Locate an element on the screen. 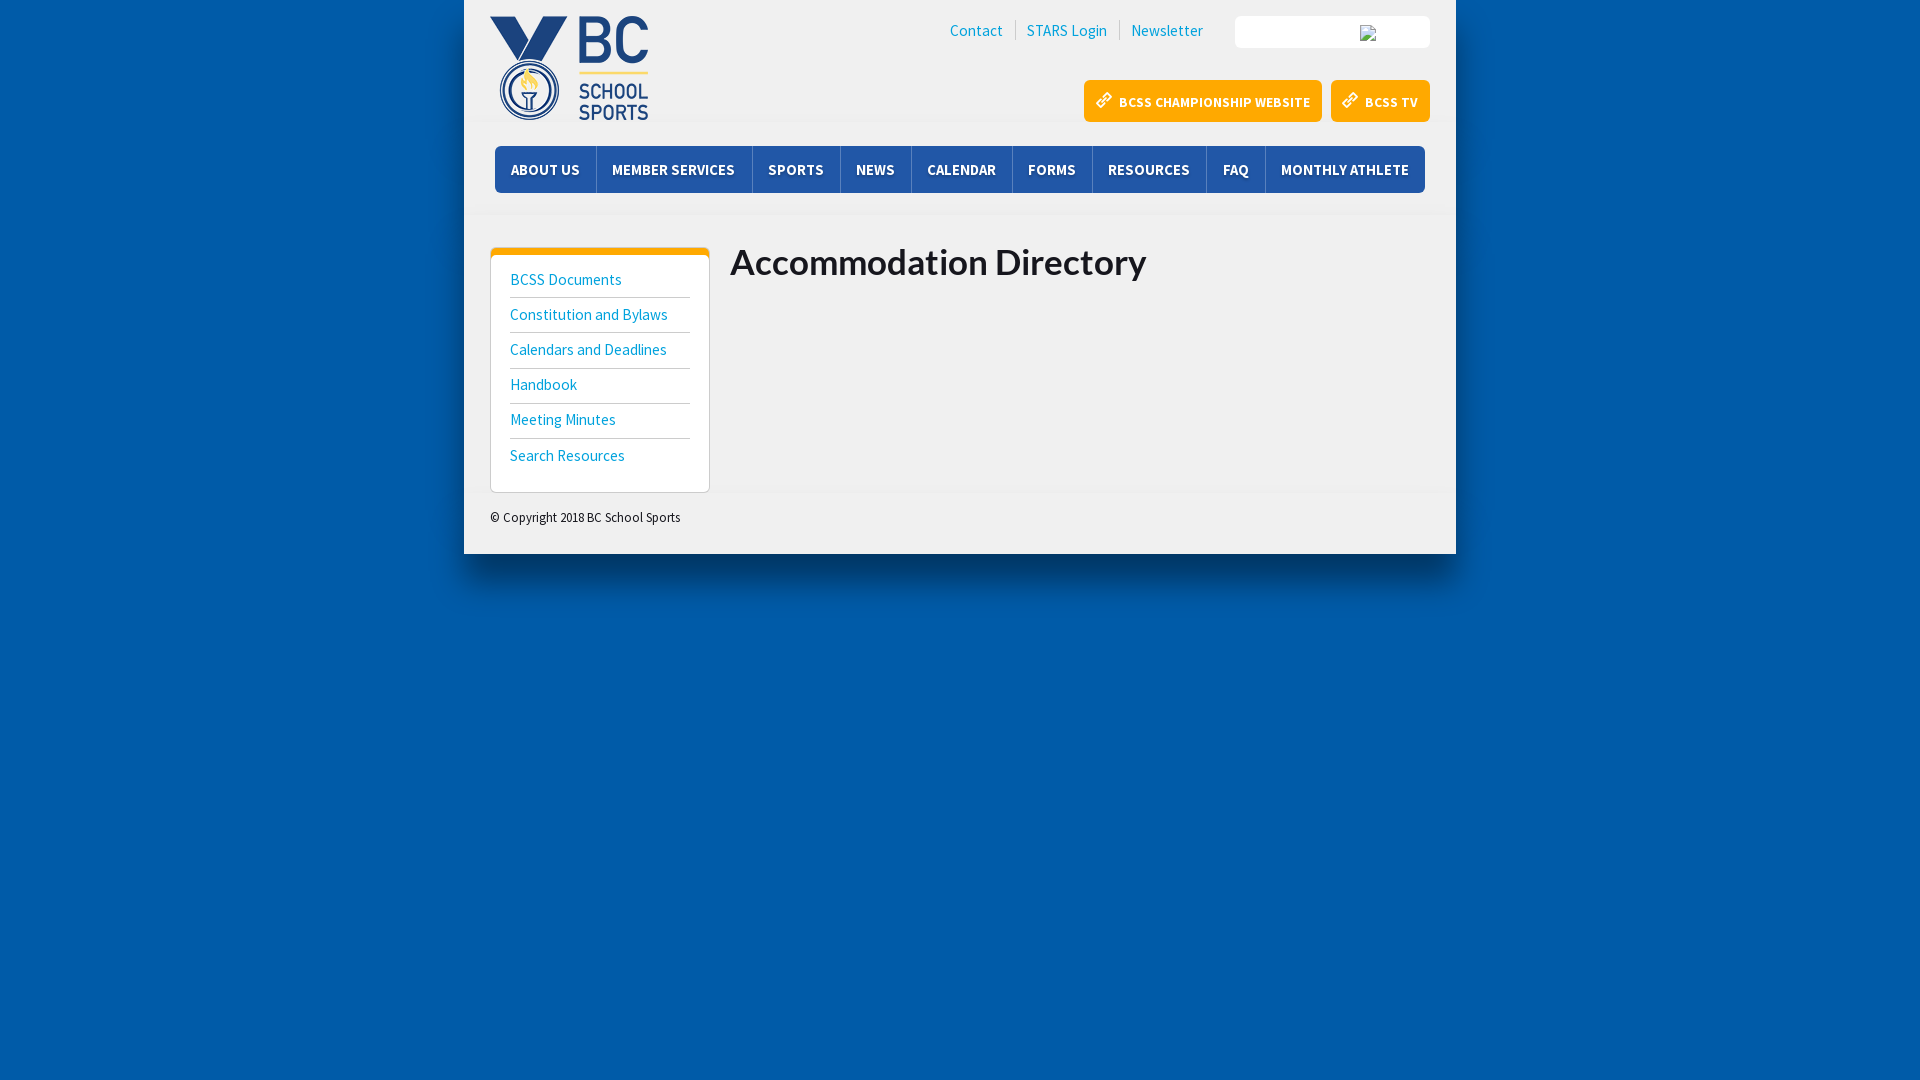  'Search Resources' is located at coordinates (599, 458).